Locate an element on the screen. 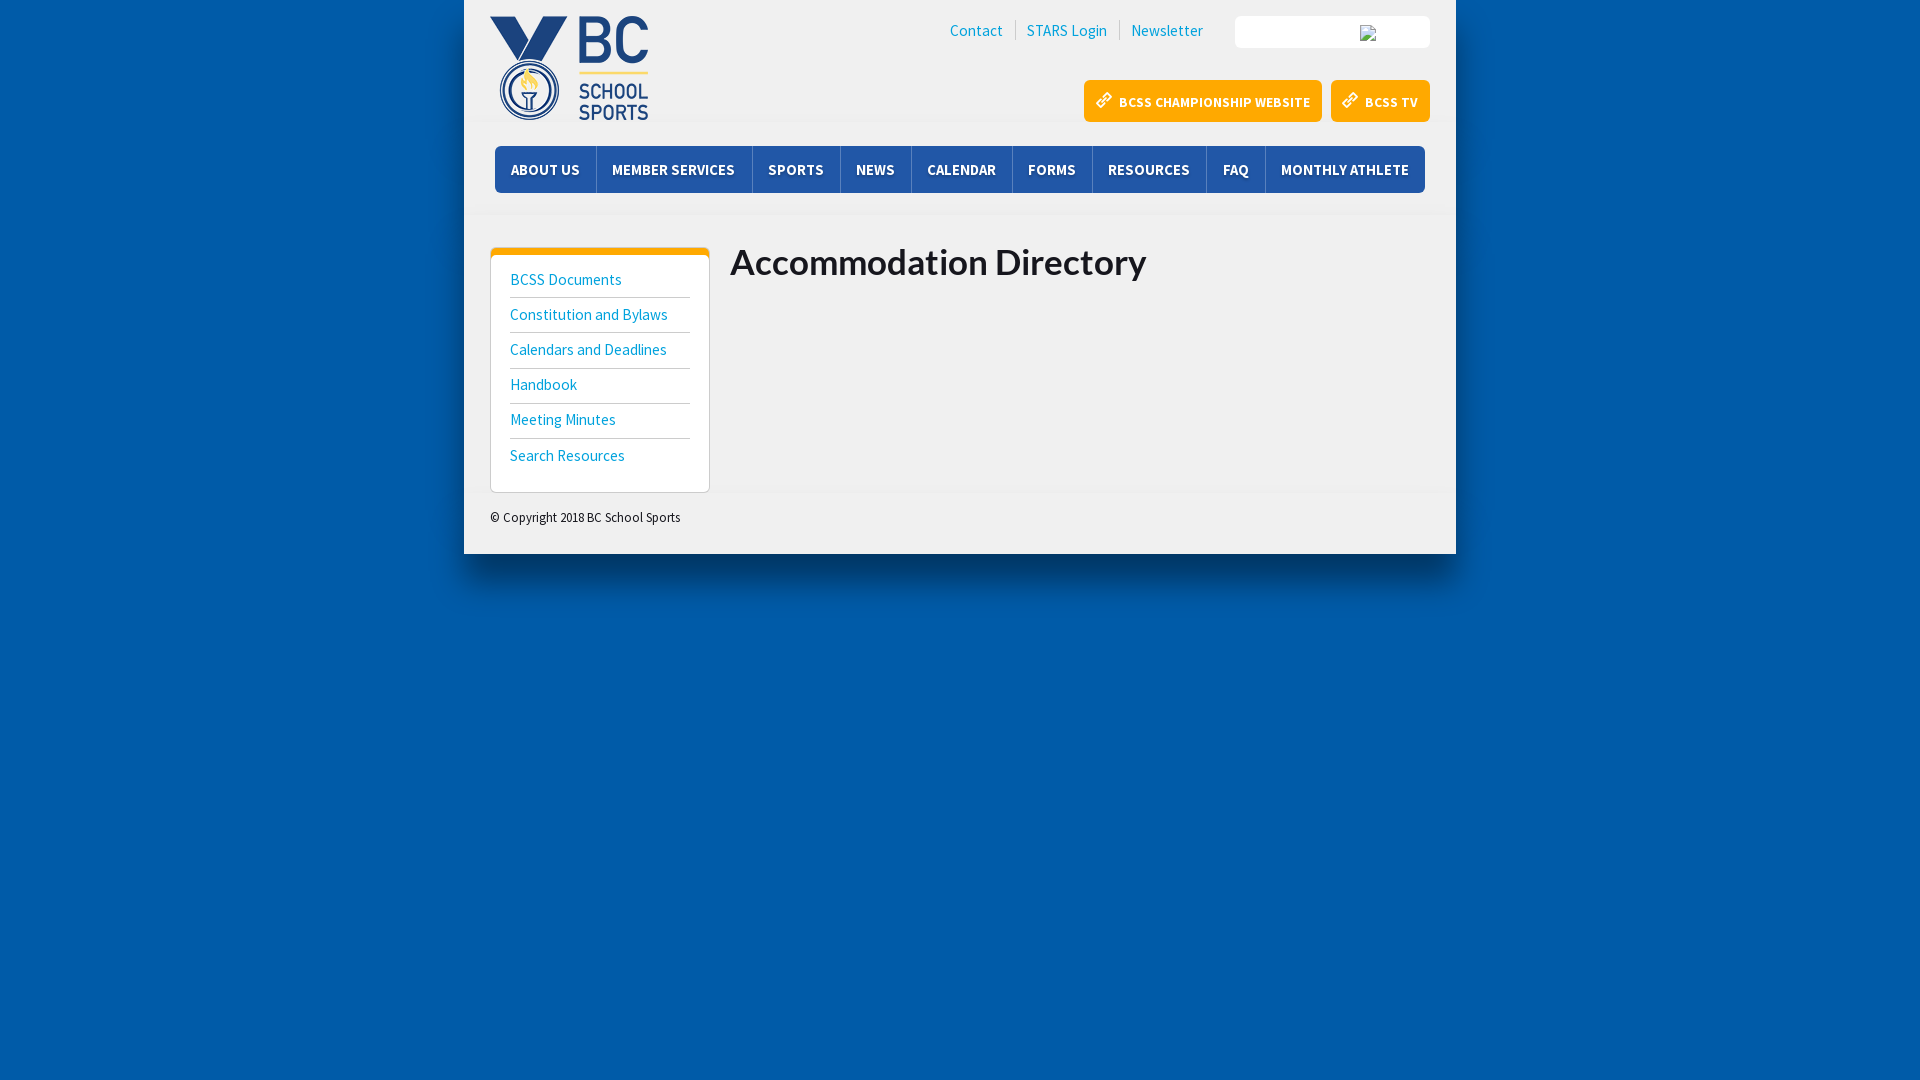  'Search Resources' is located at coordinates (599, 458).